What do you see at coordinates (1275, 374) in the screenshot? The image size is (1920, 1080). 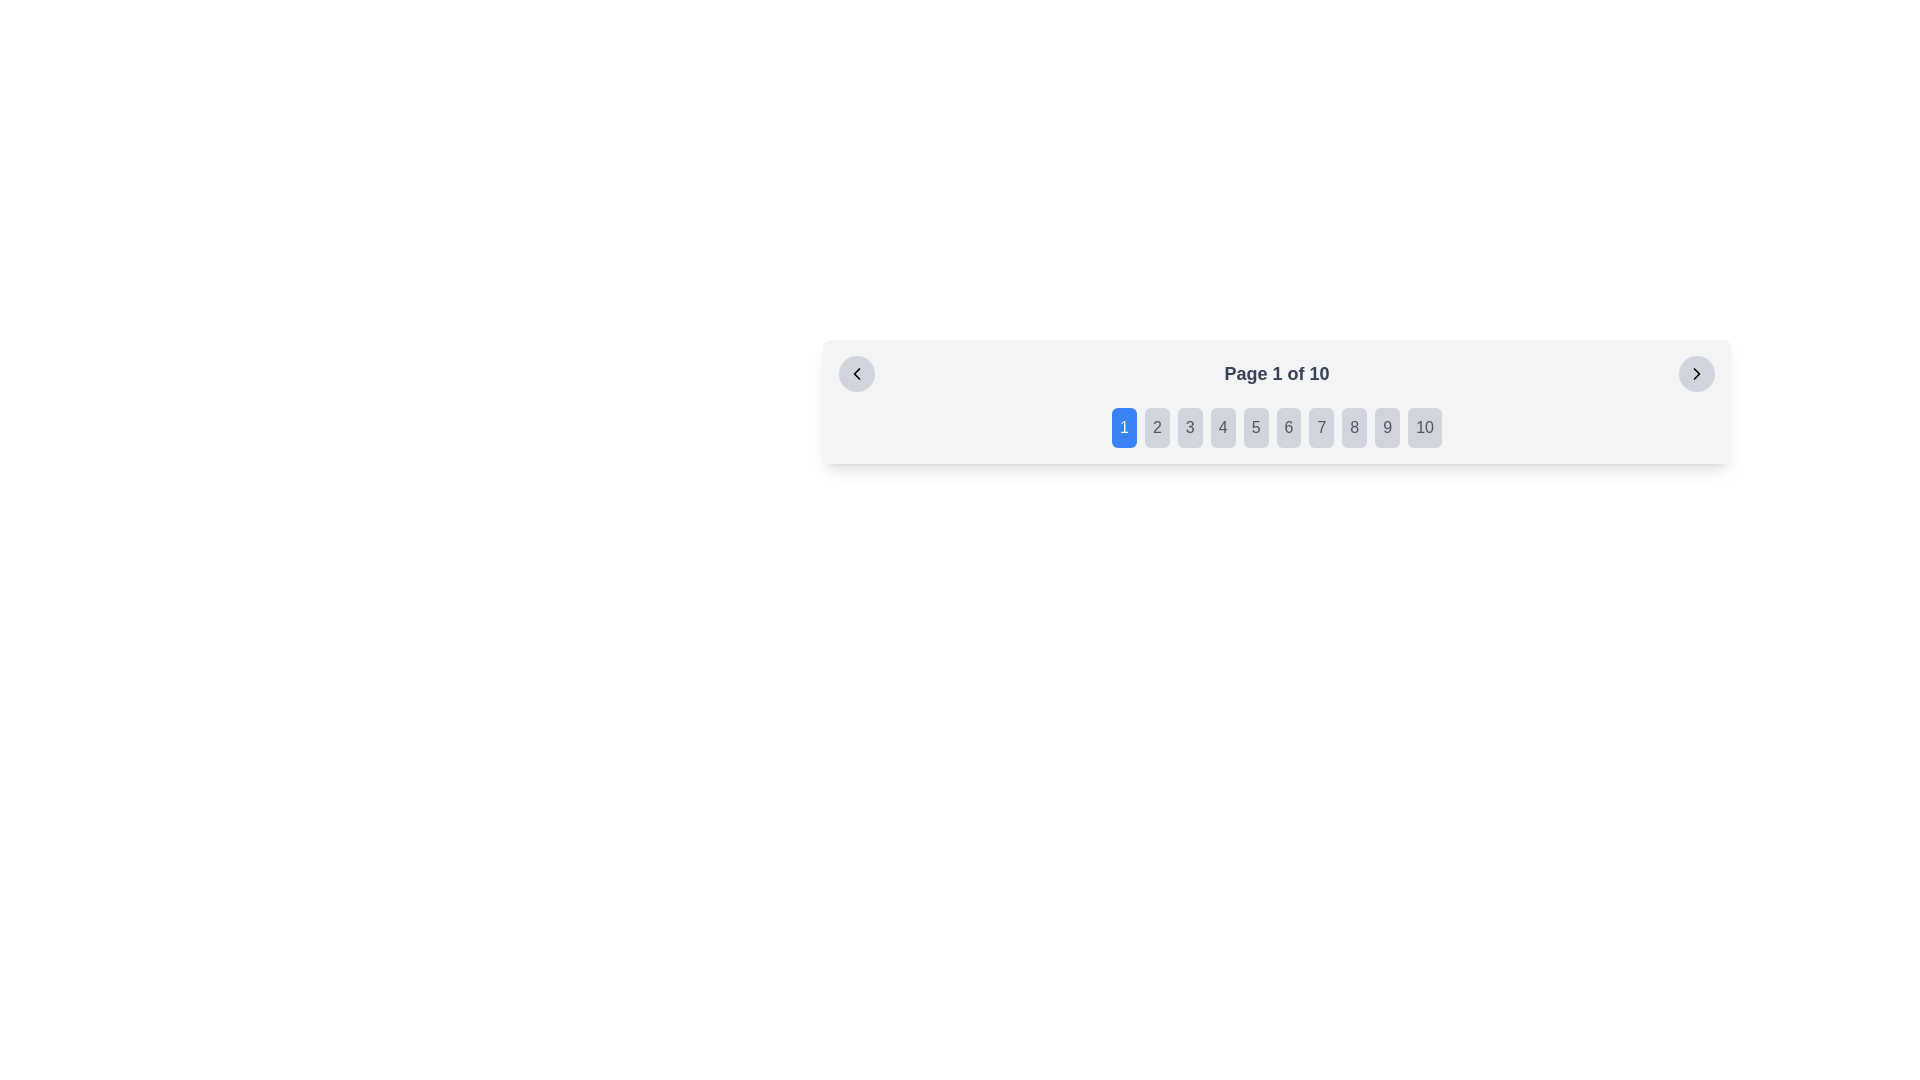 I see `the text label displaying 'Page 1 of 10', which is bold and centered, indicating the current page and total pages` at bounding box center [1275, 374].